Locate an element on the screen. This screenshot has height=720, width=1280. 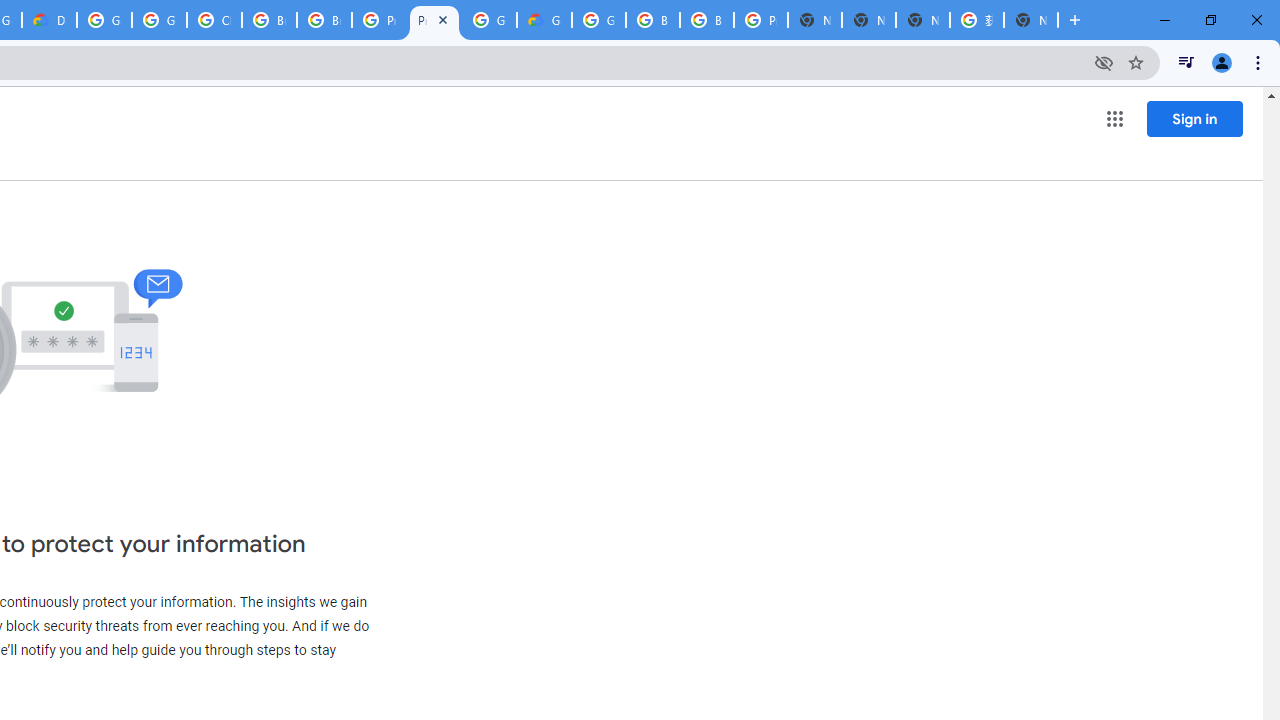
'Google Cloud Platform' is located at coordinates (598, 20).